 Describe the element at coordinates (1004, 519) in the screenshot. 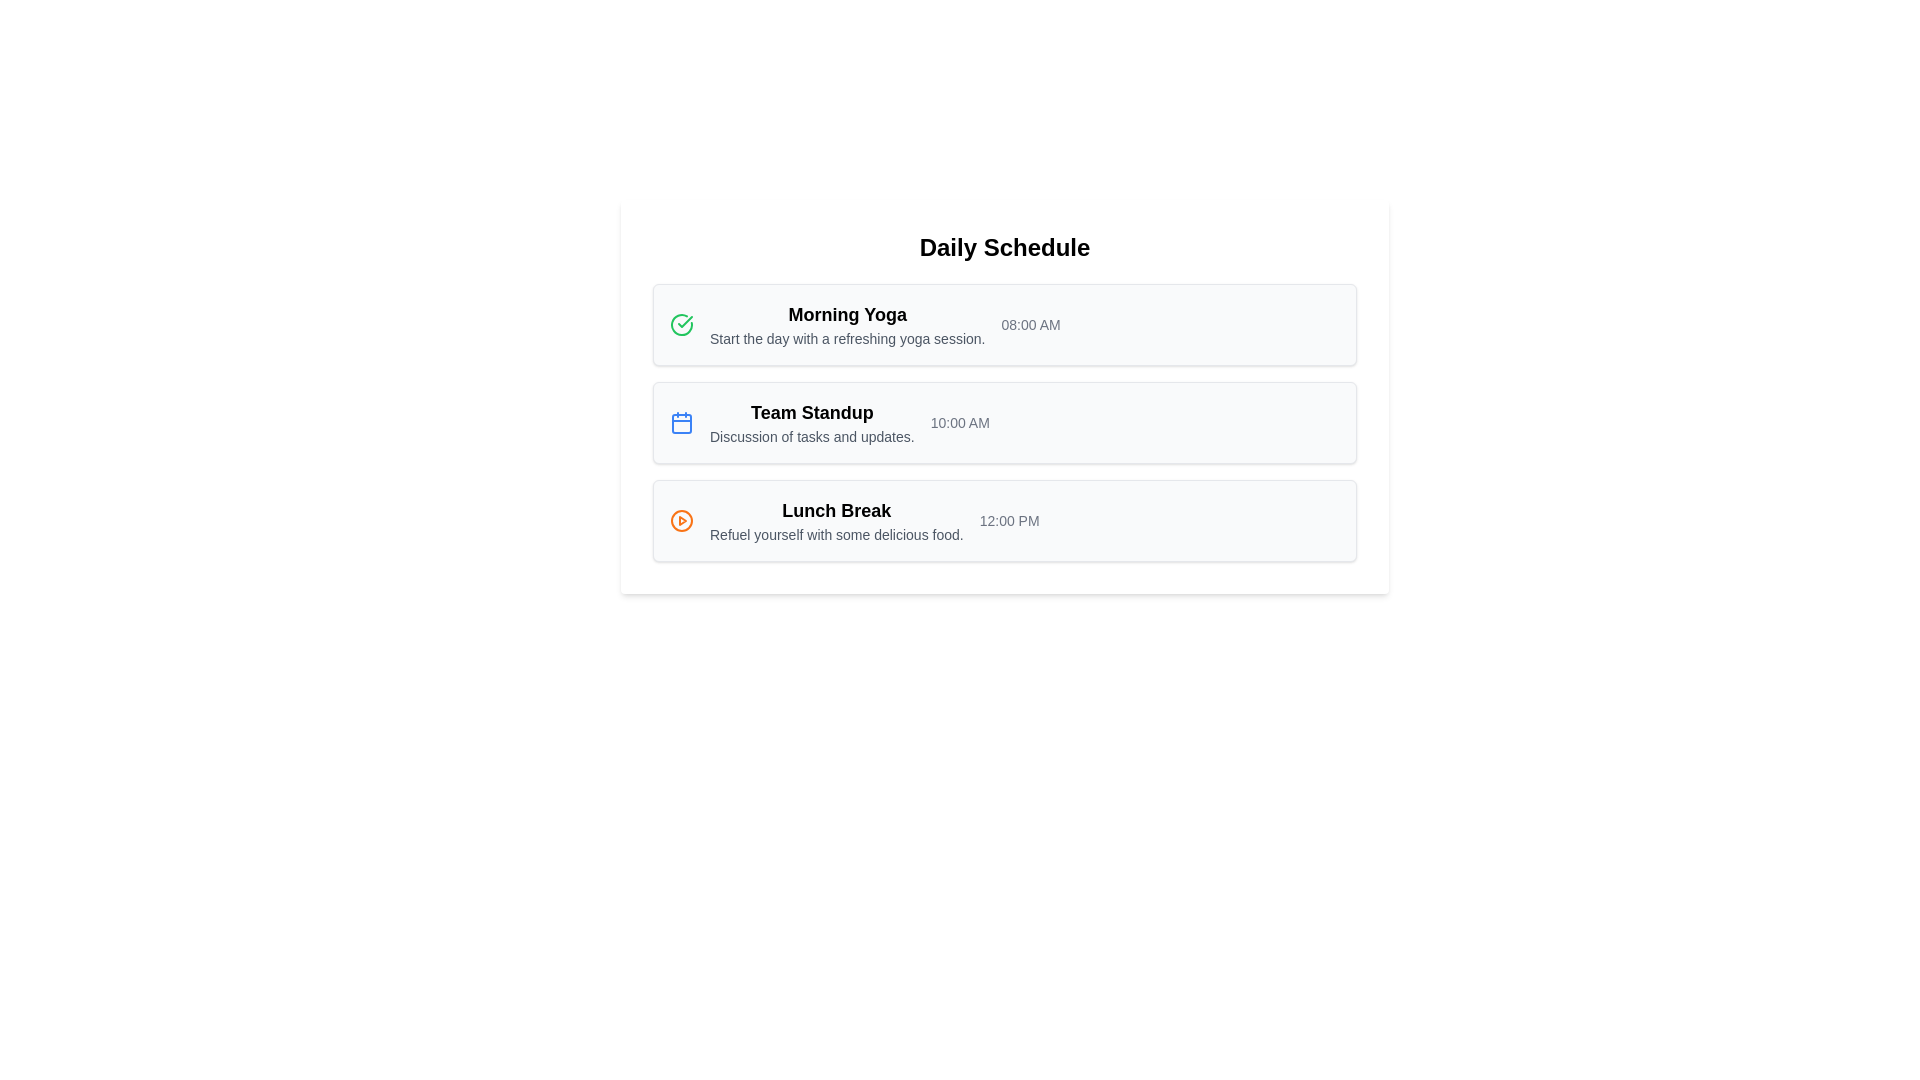

I see `the third entry in the 'Daily Schedule' list, which represents a scheduled event with details such as title, description, and time` at that location.